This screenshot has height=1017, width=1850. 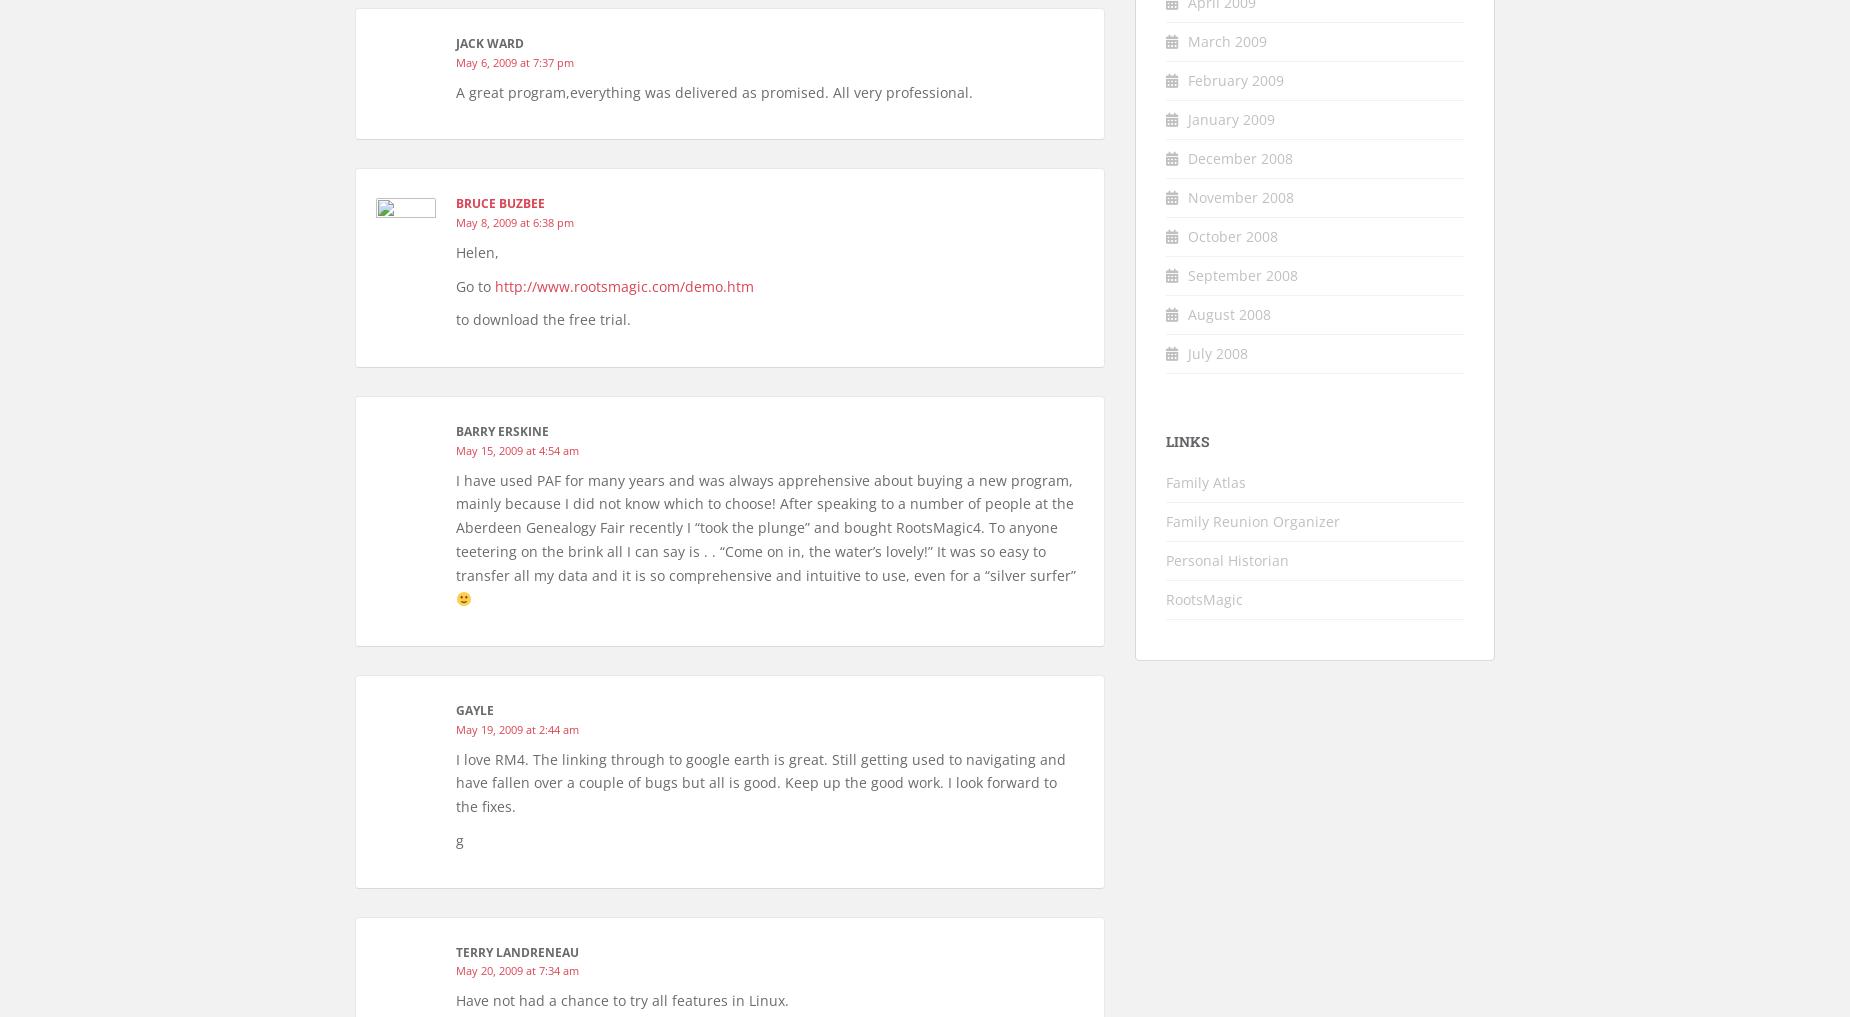 What do you see at coordinates (1239, 156) in the screenshot?
I see `'December 2008'` at bounding box center [1239, 156].